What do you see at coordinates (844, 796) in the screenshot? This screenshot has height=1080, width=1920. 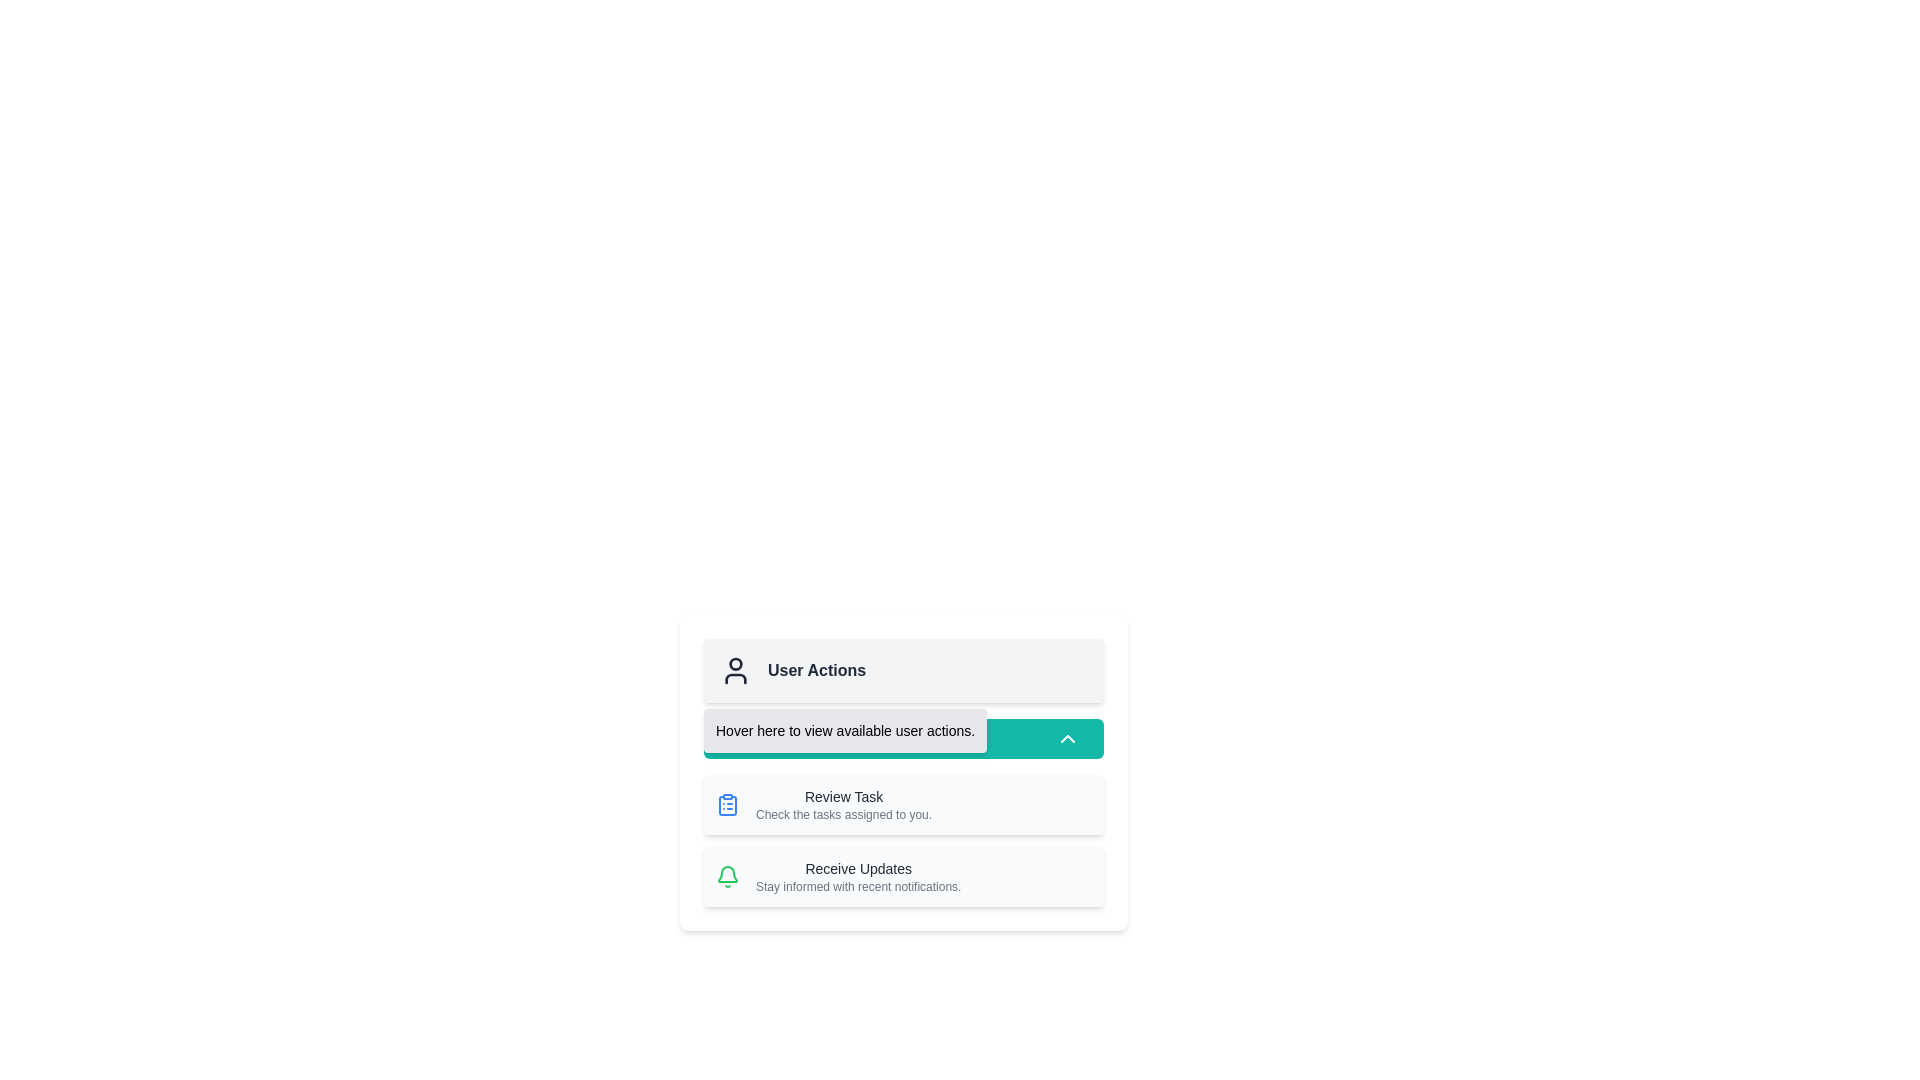 I see `the 'Review Task' text label, which is displayed in dark gray on a light background within the 'User Actions' area, positioned above 'Check the tasks assigned to you.'` at bounding box center [844, 796].